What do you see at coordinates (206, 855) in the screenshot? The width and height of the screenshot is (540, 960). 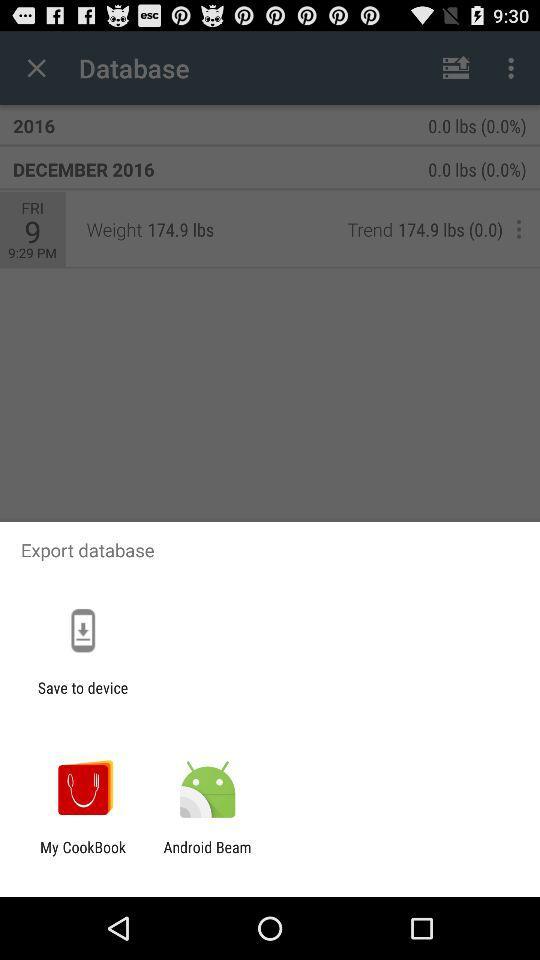 I see `icon to the right of the my cookbook` at bounding box center [206, 855].